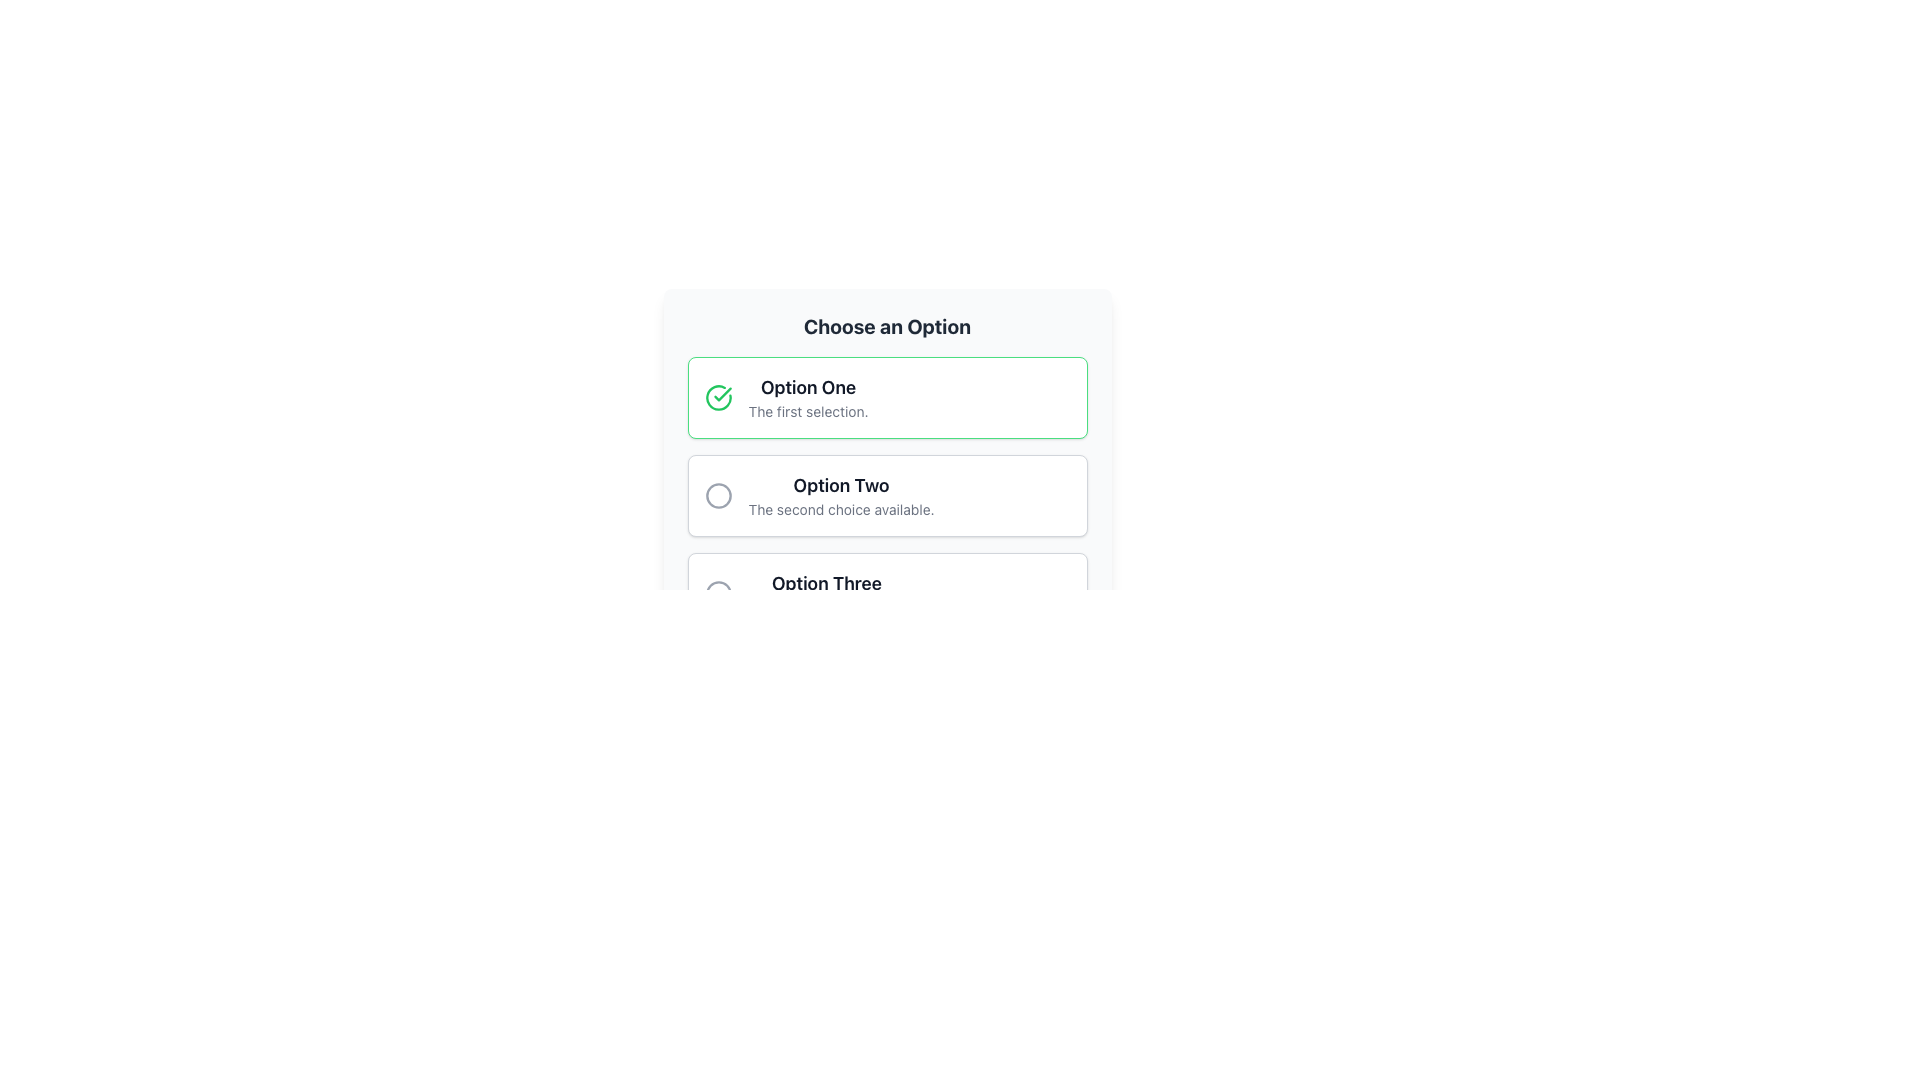  What do you see at coordinates (718, 495) in the screenshot?
I see `the circular outline graphic element located next to the left of the 'Option Two' in the vertical list of selectable options` at bounding box center [718, 495].